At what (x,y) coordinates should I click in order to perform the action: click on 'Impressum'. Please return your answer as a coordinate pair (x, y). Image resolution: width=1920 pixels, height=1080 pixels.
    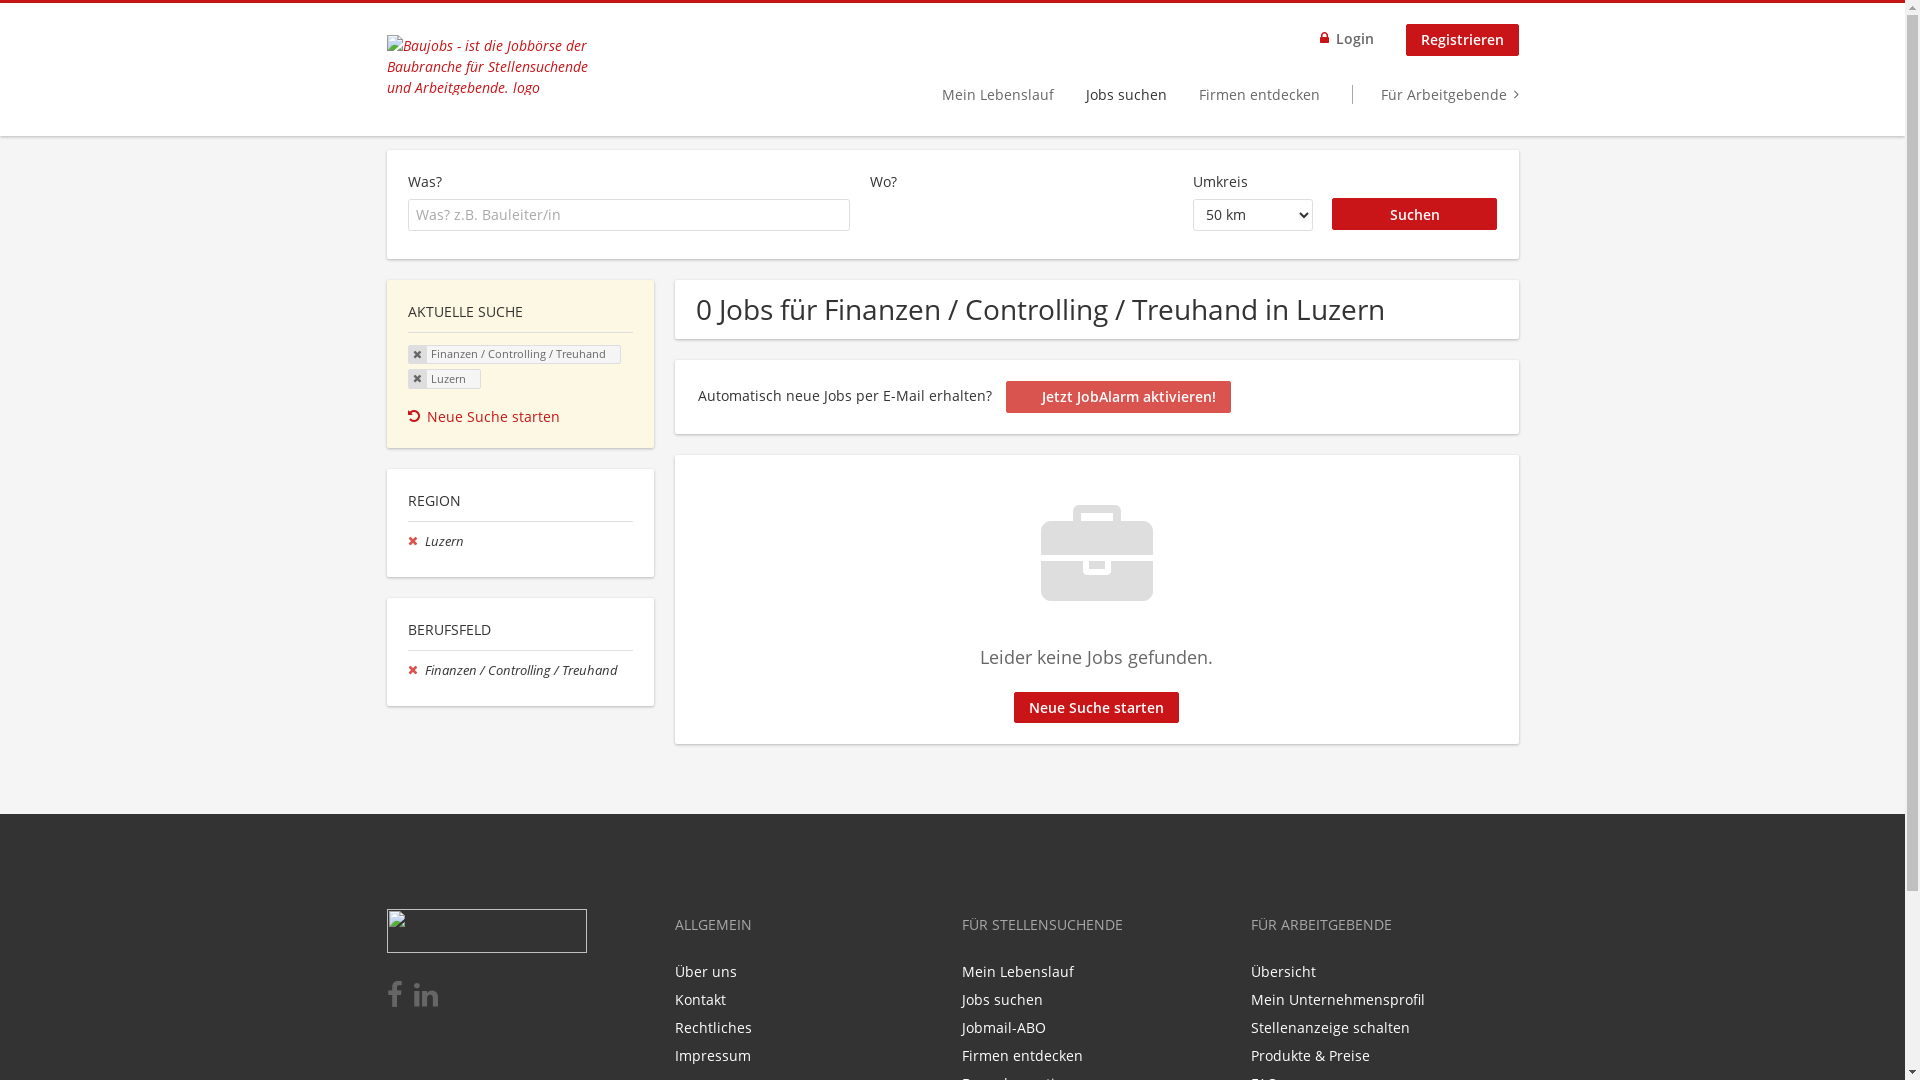
    Looking at the image, I should click on (711, 1054).